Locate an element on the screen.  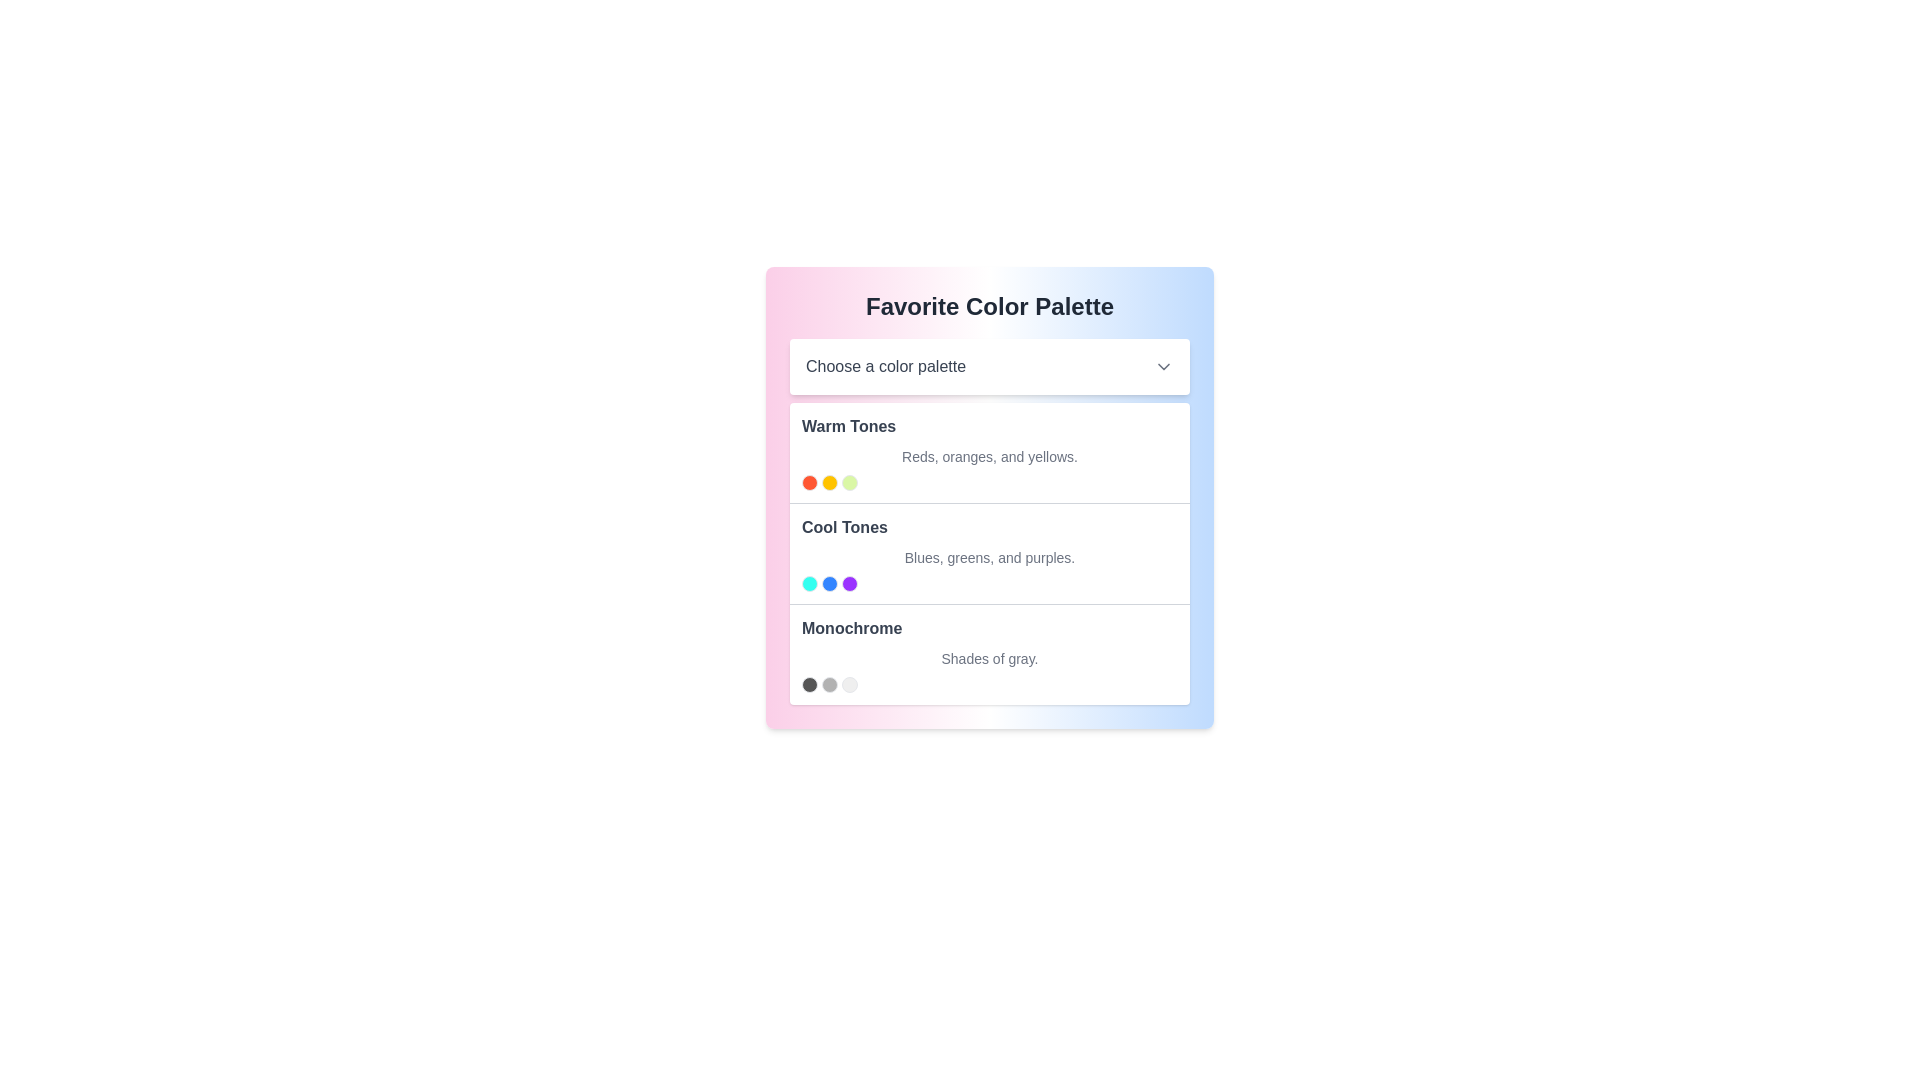
the first circular icon in the horizontal list under the 'Monochrome' section, which has a gray background color and no content inside is located at coordinates (810, 684).